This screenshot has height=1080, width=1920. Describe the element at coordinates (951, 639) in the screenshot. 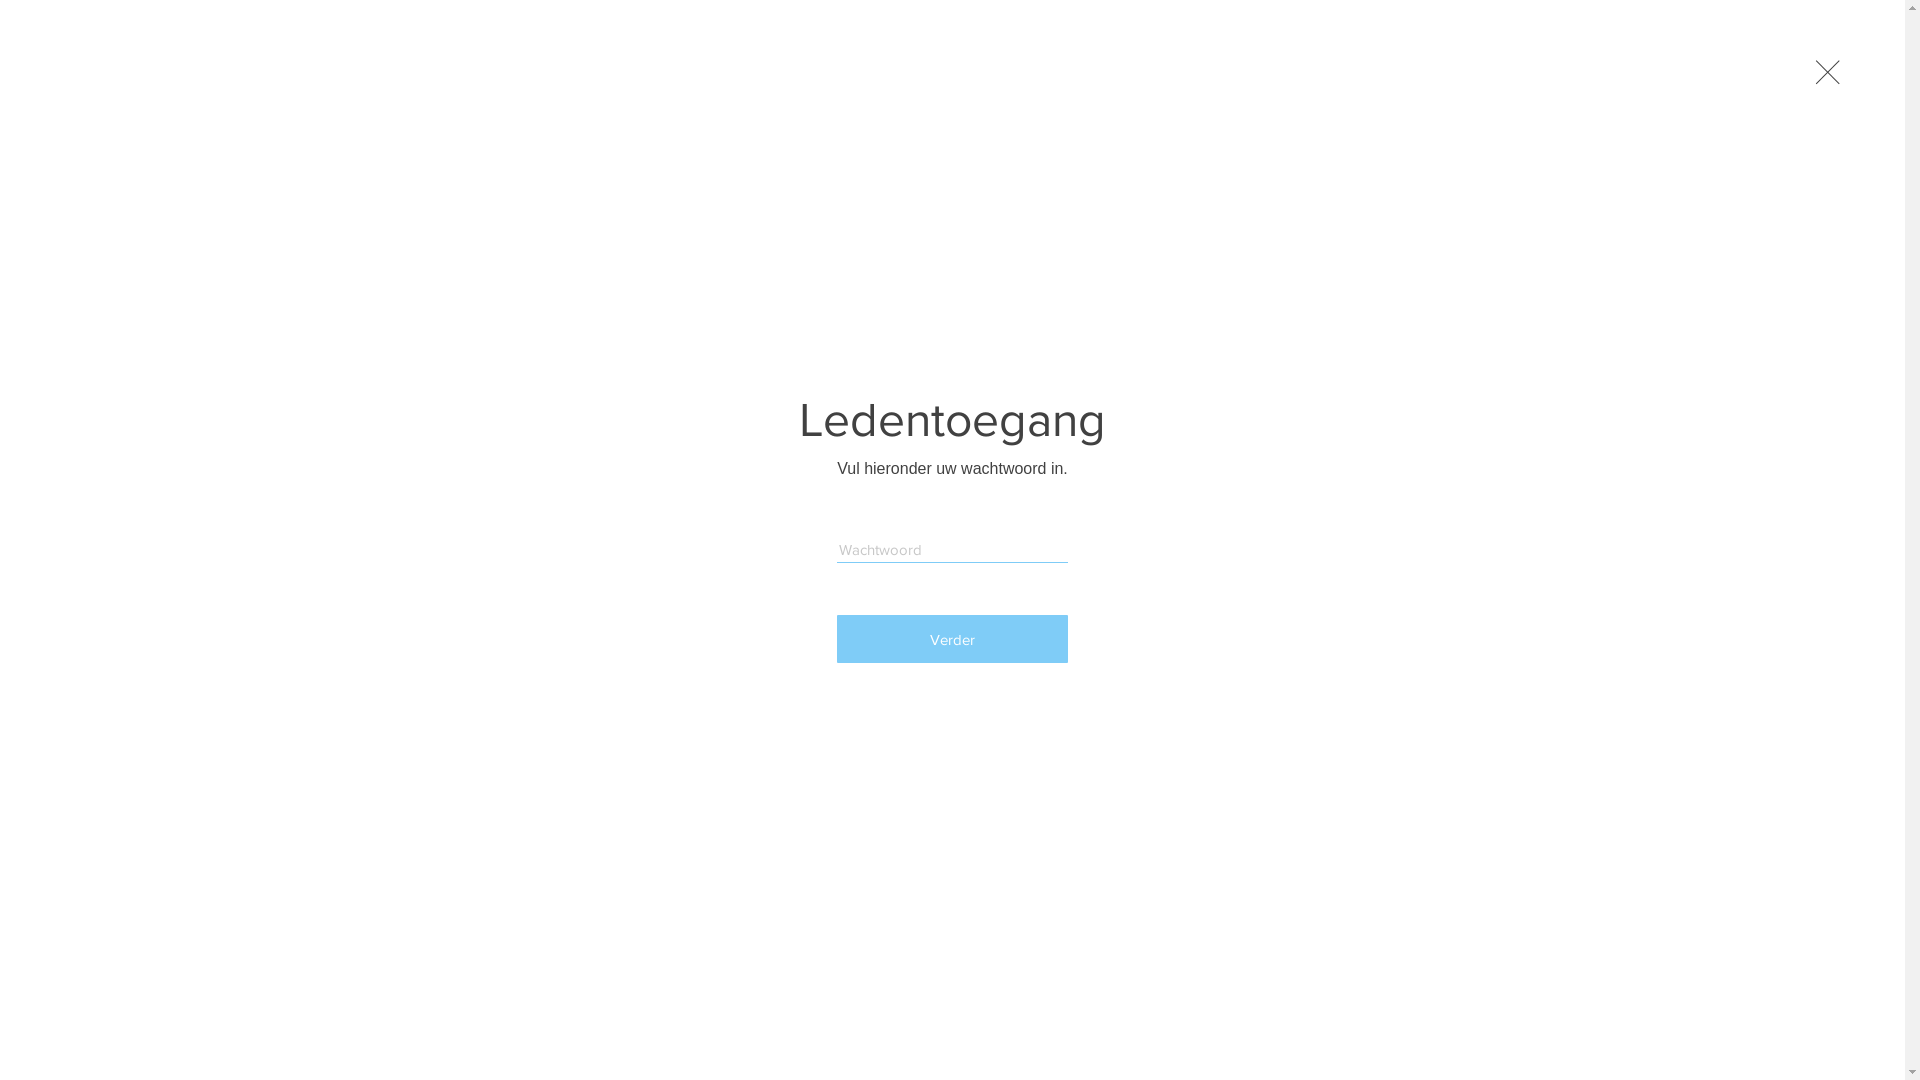

I see `'Verder'` at that location.